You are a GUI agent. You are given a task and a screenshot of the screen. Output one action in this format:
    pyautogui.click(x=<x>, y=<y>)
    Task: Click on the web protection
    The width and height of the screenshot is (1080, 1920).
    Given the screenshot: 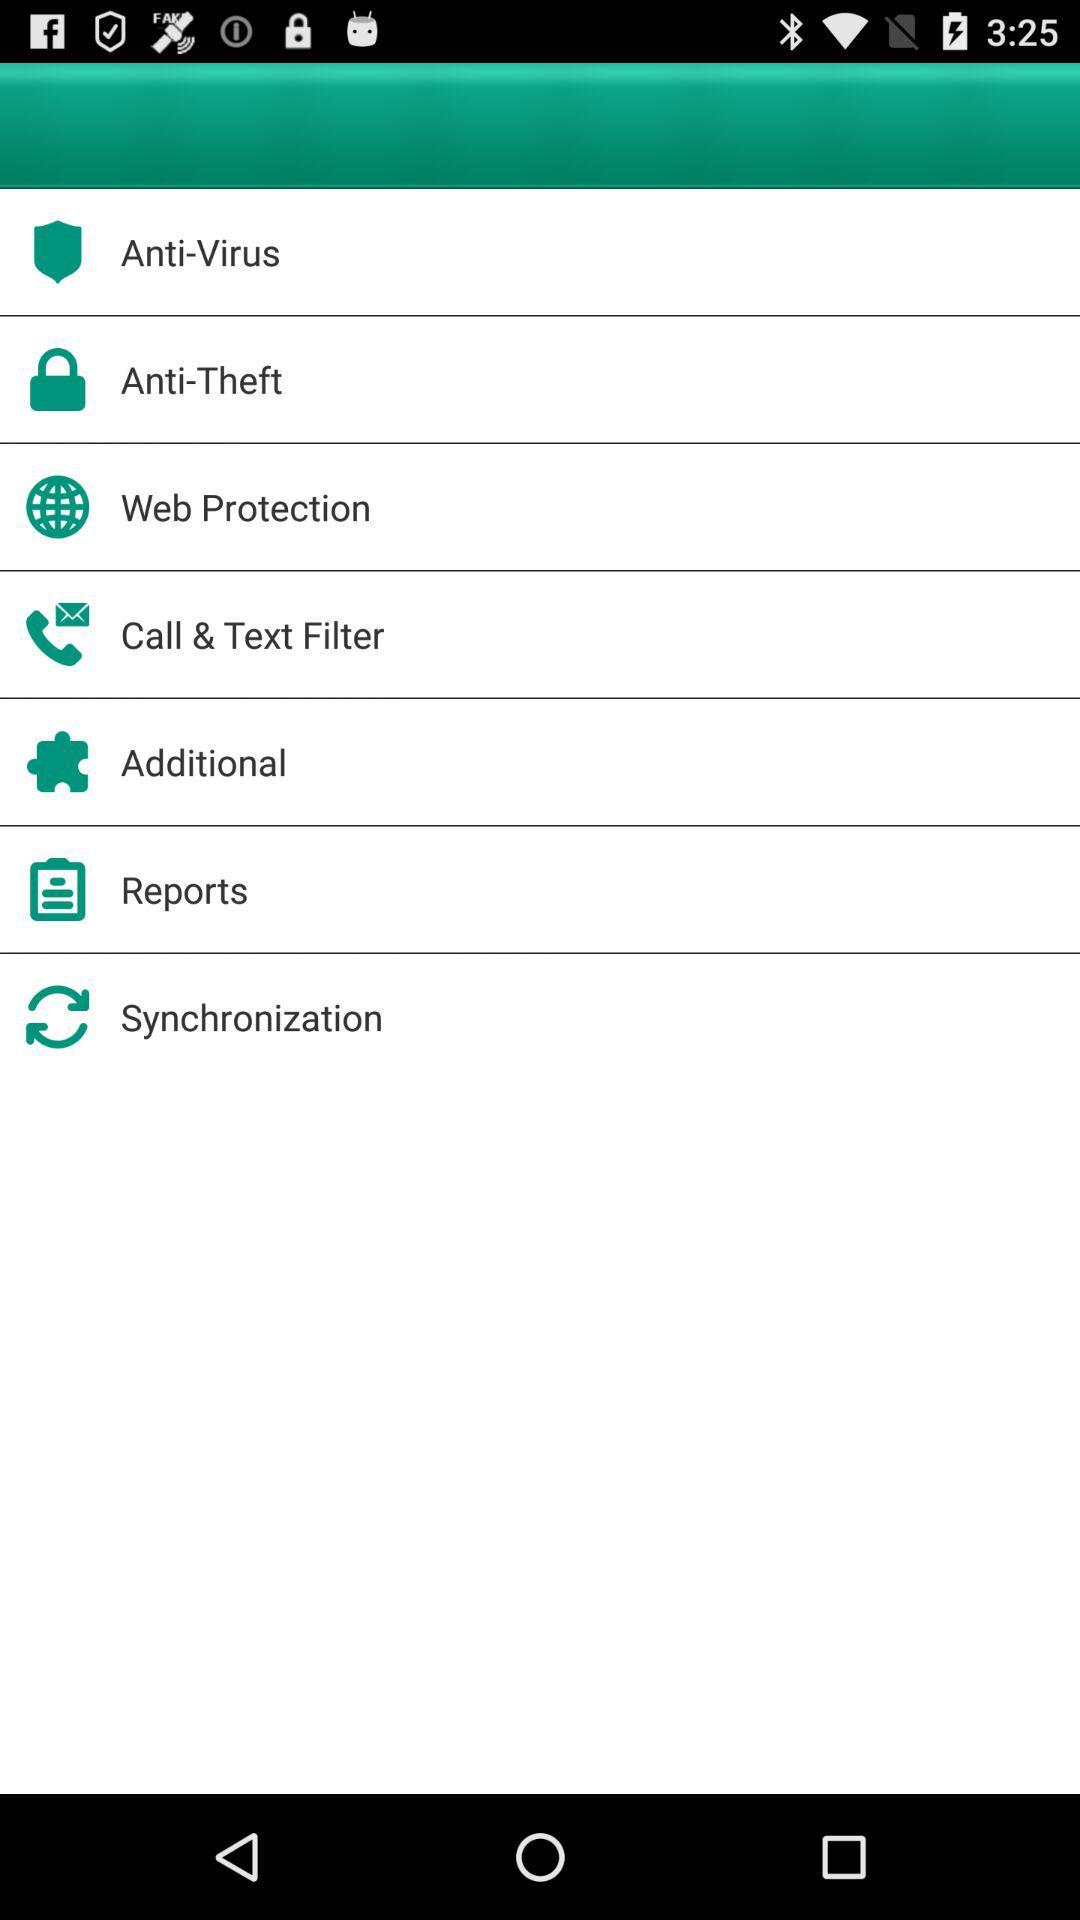 What is the action you would take?
    pyautogui.click(x=245, y=507)
    